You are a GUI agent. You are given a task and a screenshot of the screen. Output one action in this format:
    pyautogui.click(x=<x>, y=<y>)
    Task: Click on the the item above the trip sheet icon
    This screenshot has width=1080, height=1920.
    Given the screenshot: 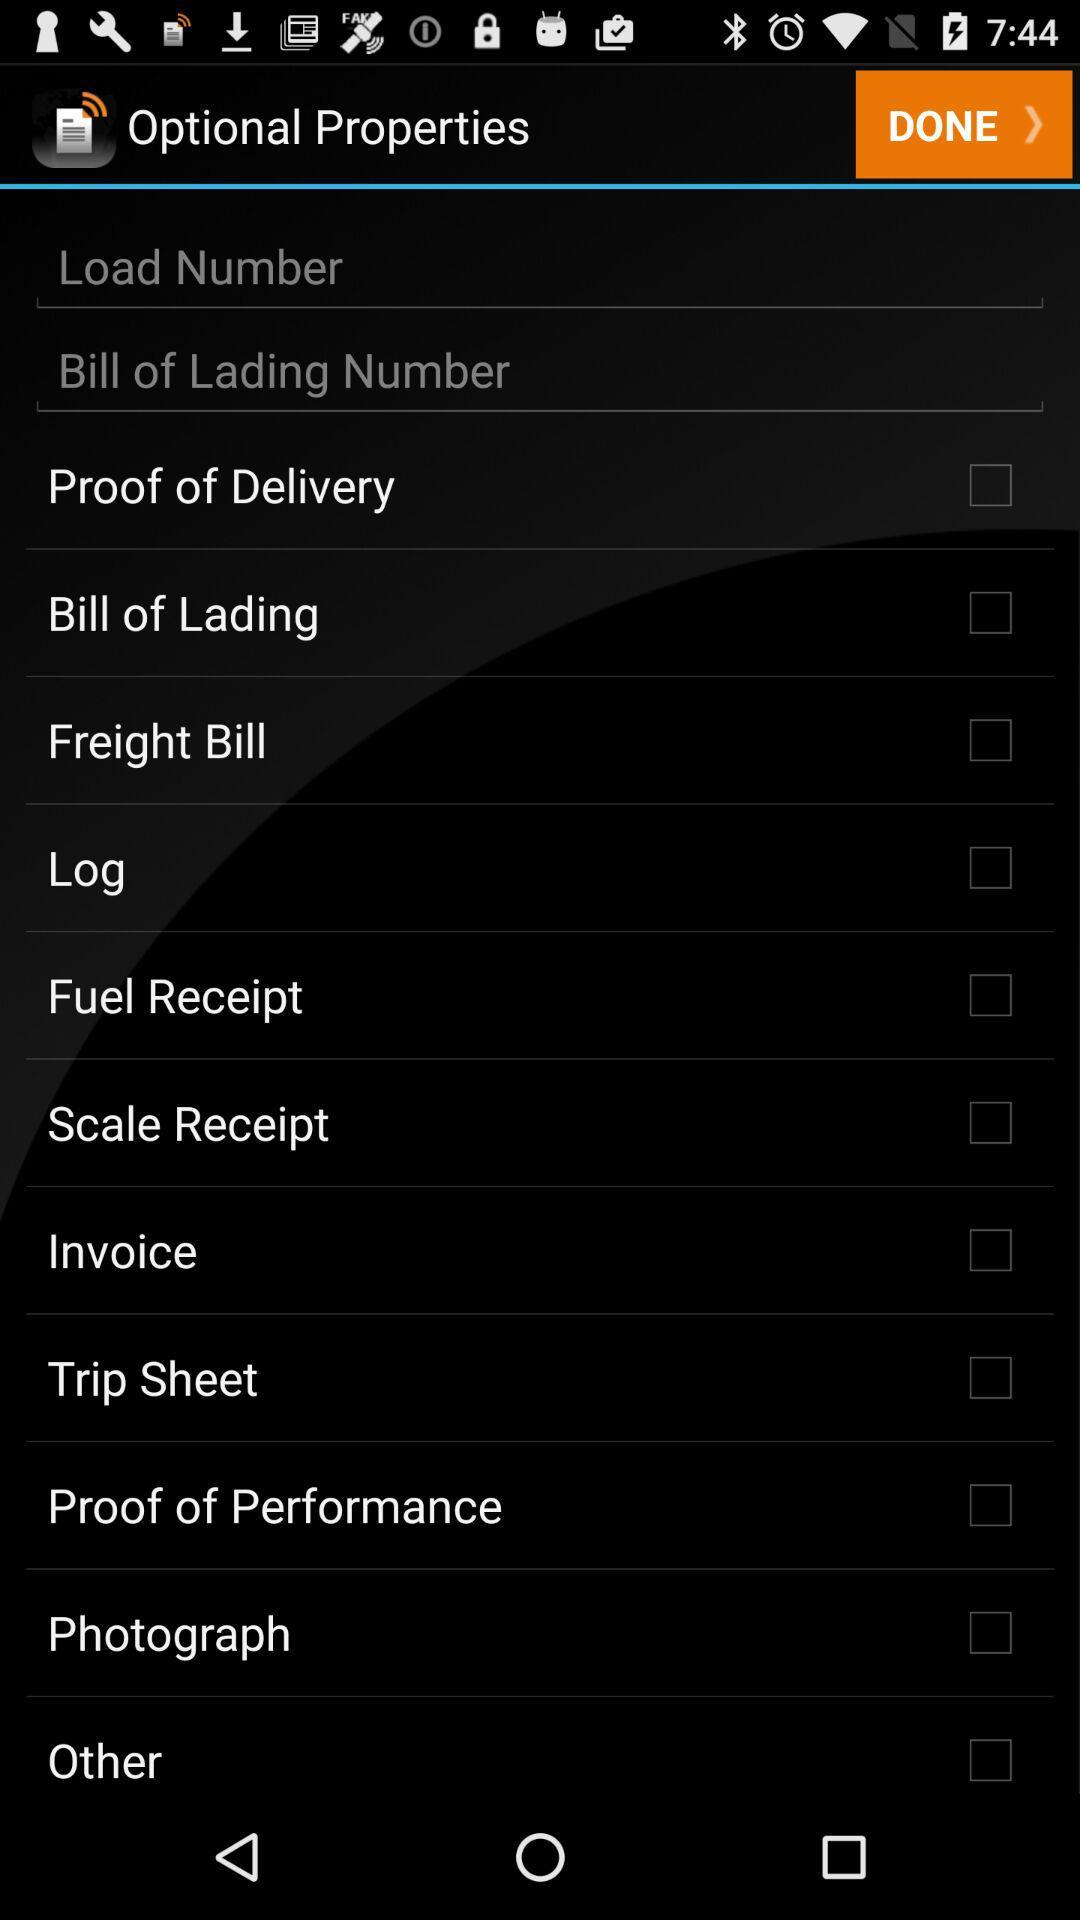 What is the action you would take?
    pyautogui.click(x=540, y=1249)
    